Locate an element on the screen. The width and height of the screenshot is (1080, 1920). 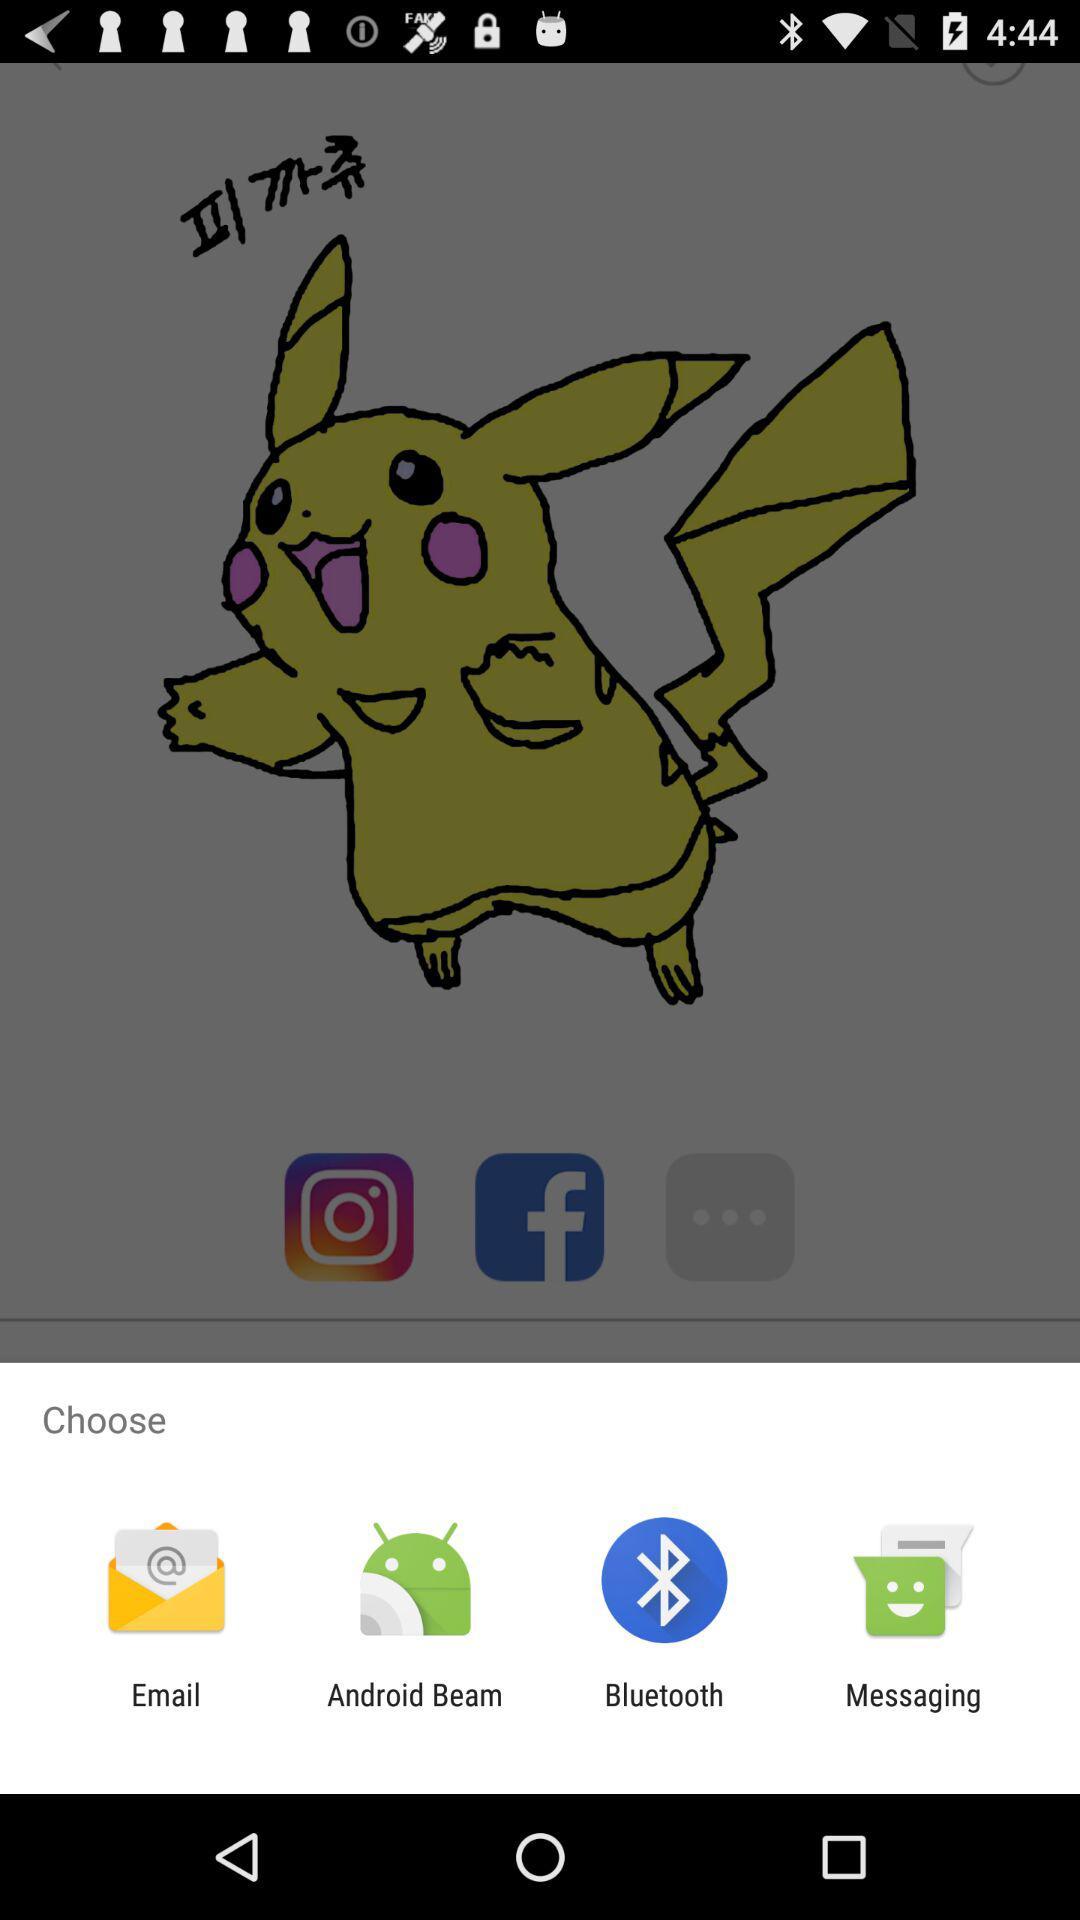
the icon to the right of bluetooth app is located at coordinates (913, 1711).